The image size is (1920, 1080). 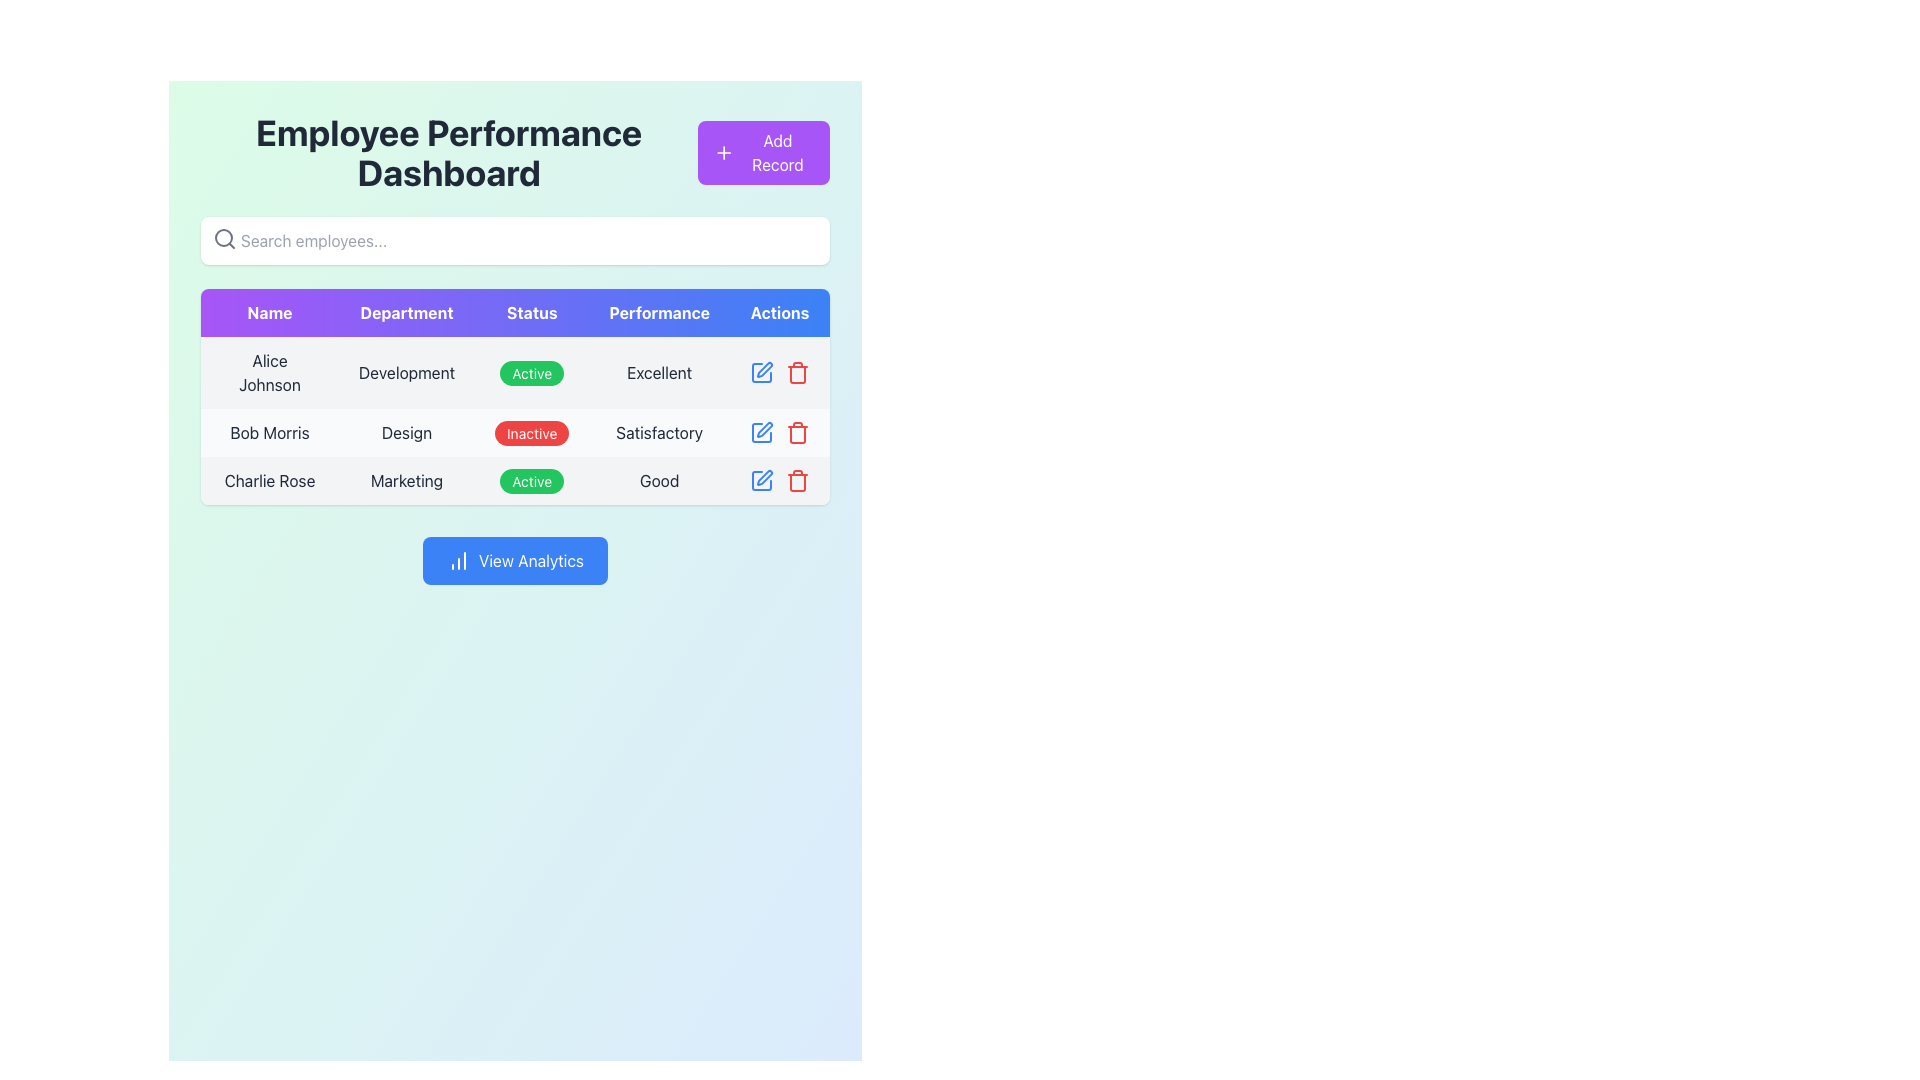 What do you see at coordinates (796, 481) in the screenshot?
I see `the delete icon button in the Actions column for the entry labeled 'Bob Morris'` at bounding box center [796, 481].